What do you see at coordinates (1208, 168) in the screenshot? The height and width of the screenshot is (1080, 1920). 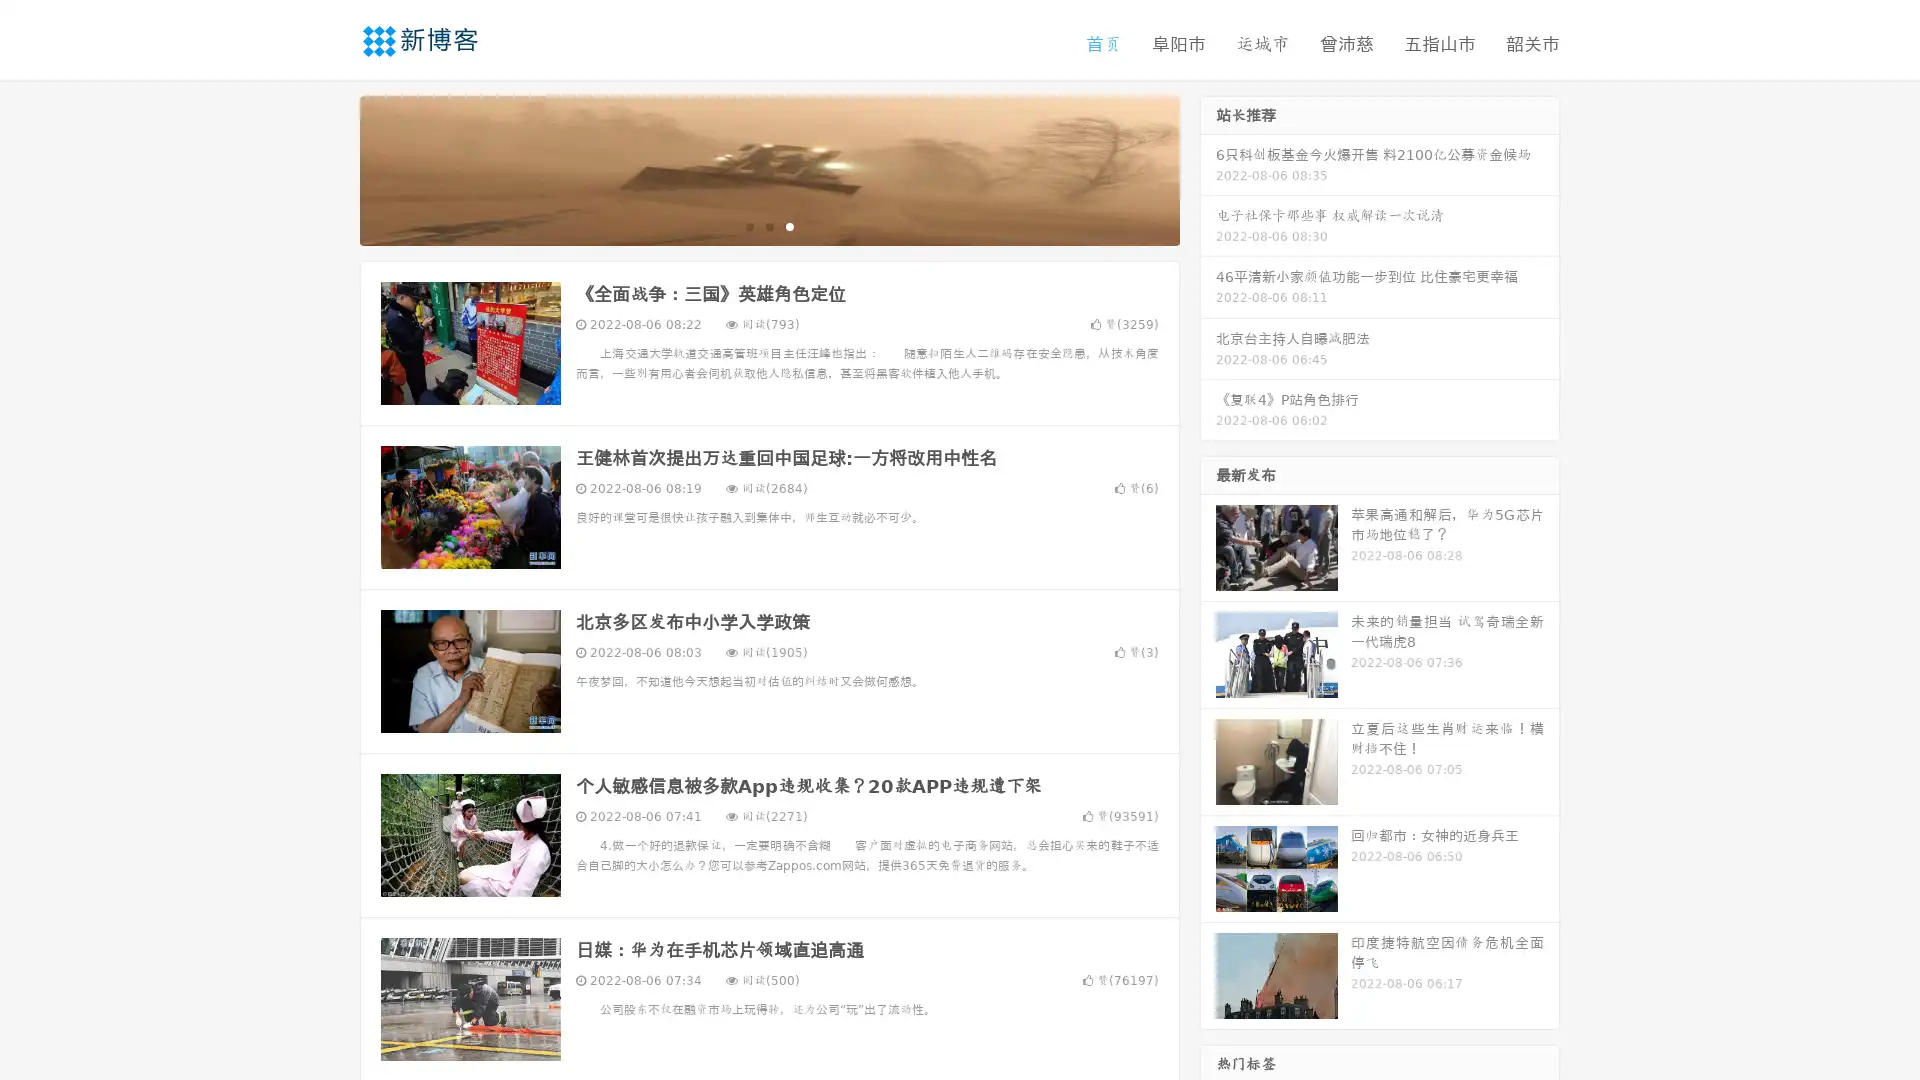 I see `Next slide` at bounding box center [1208, 168].